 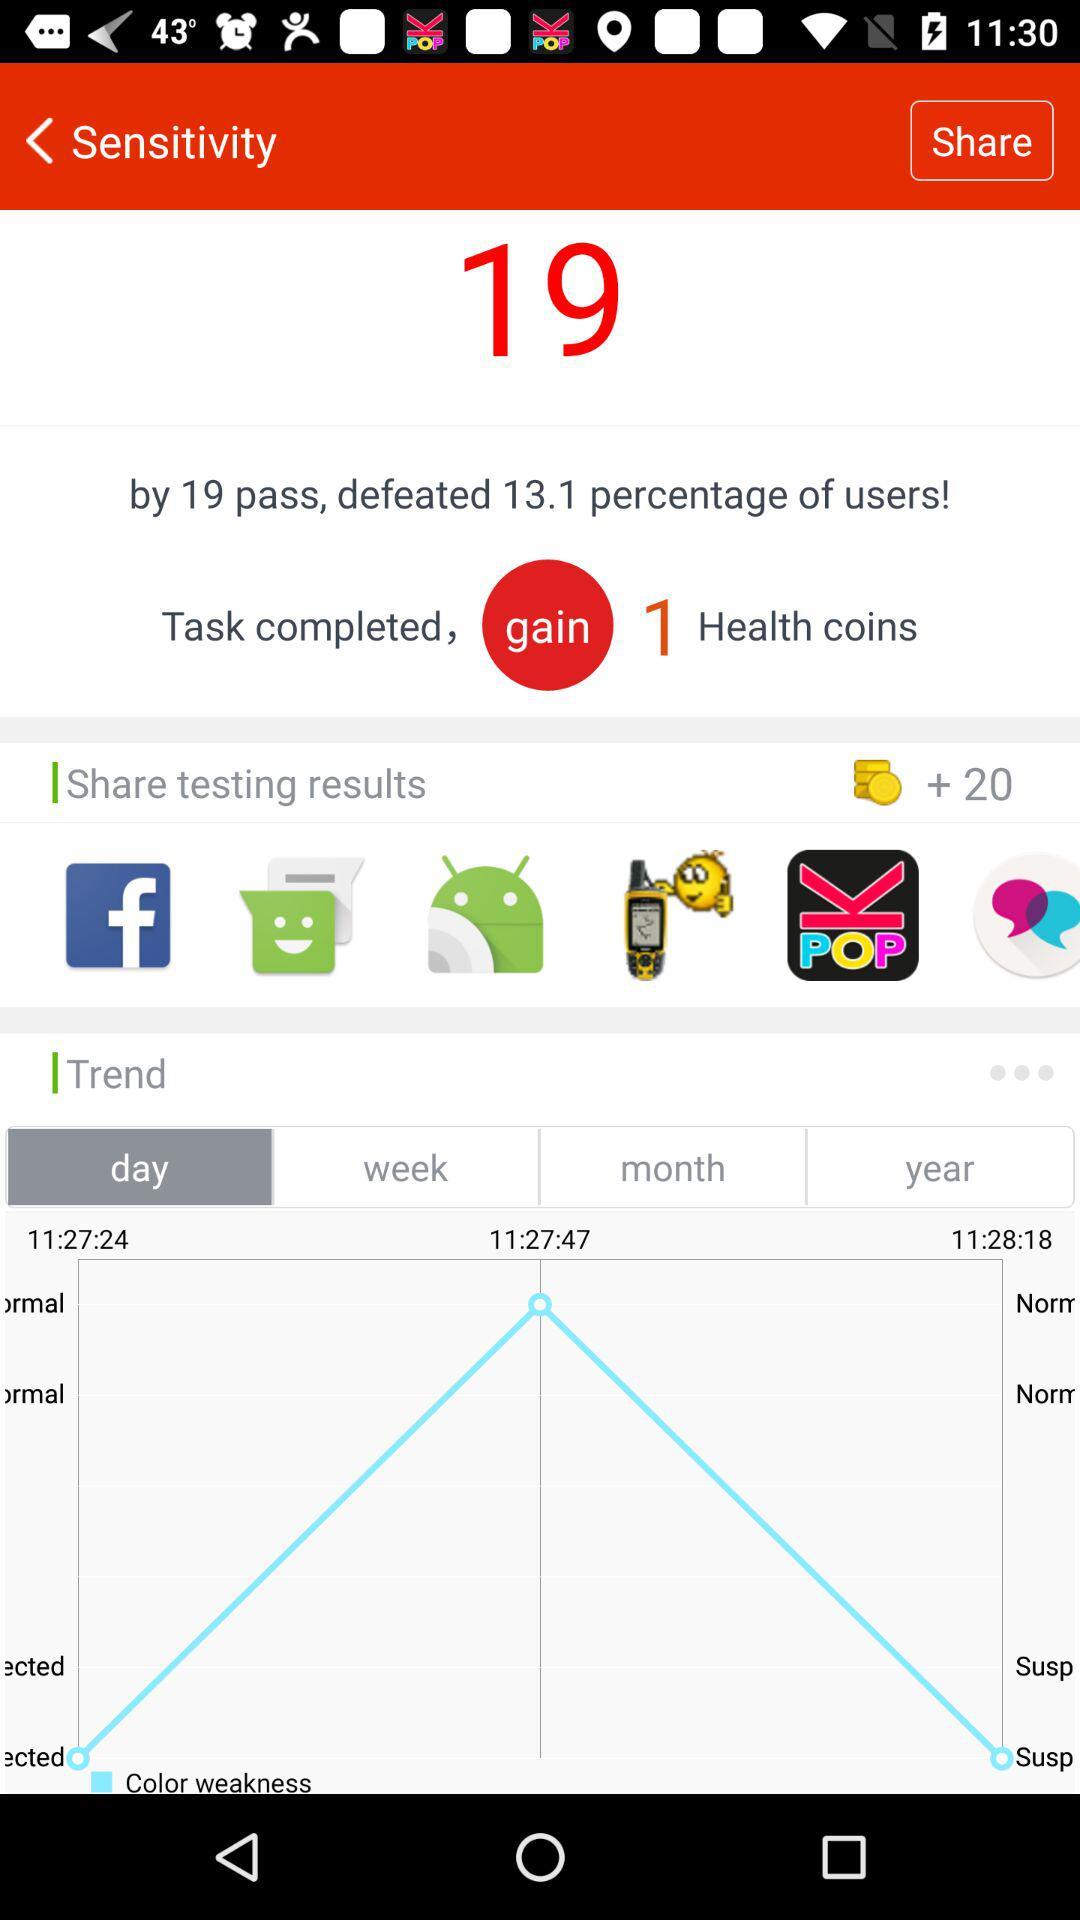 I want to click on icon to the left of the share item, so click(x=455, y=139).